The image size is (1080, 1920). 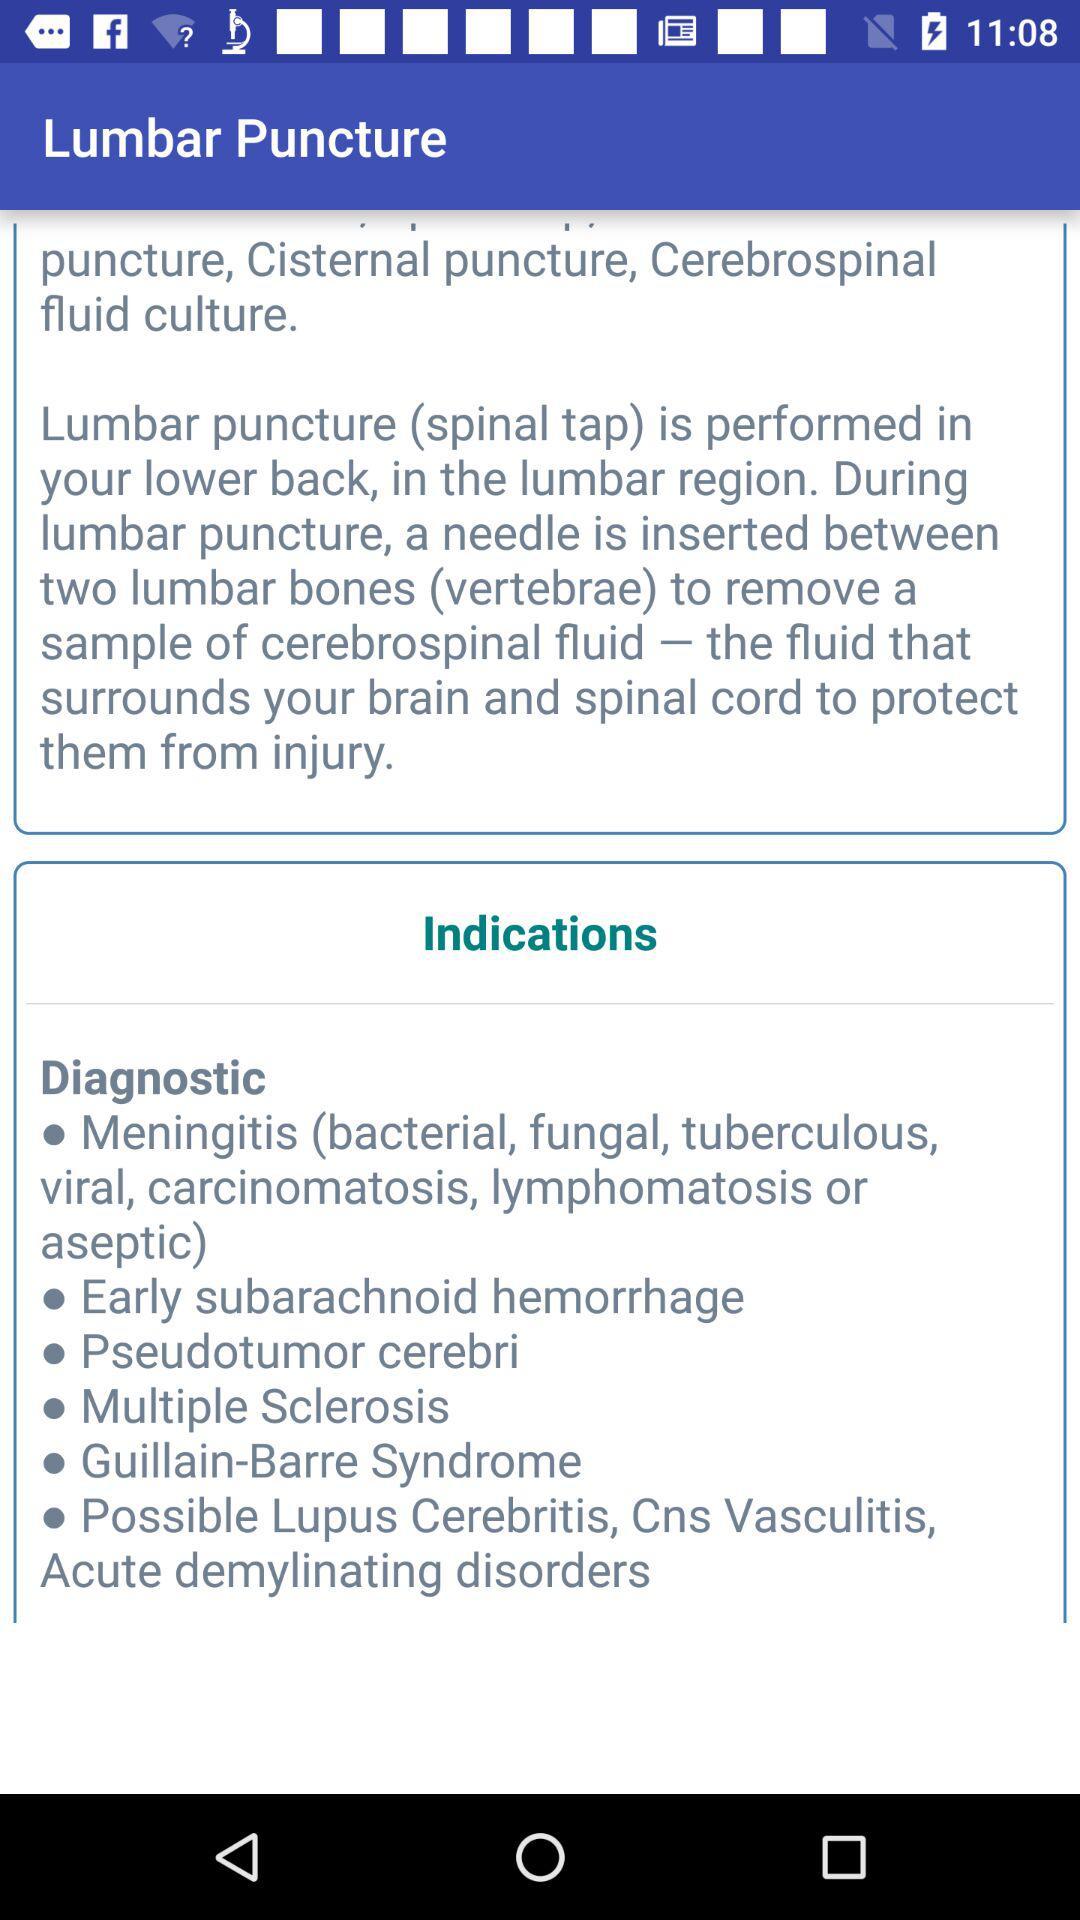 What do you see at coordinates (540, 930) in the screenshot?
I see `icon below other names spinal item` at bounding box center [540, 930].